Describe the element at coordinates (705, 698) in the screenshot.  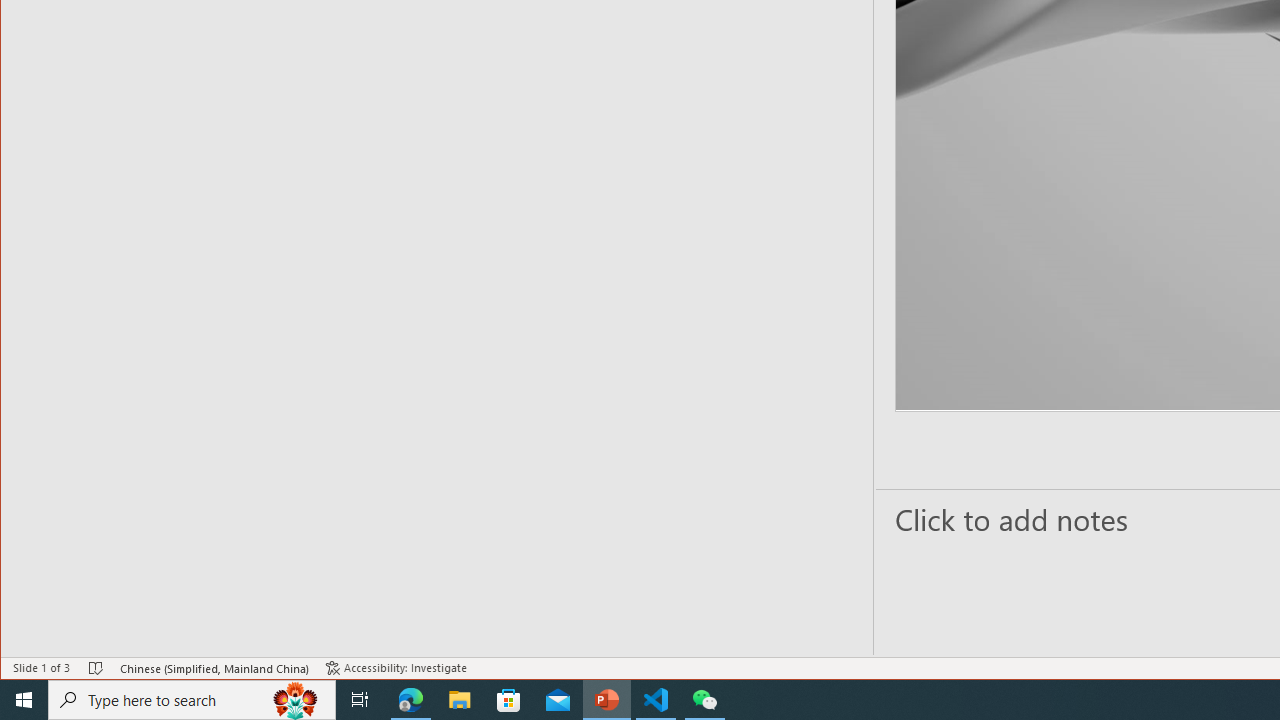
I see `'WeChat - 1 running window'` at that location.